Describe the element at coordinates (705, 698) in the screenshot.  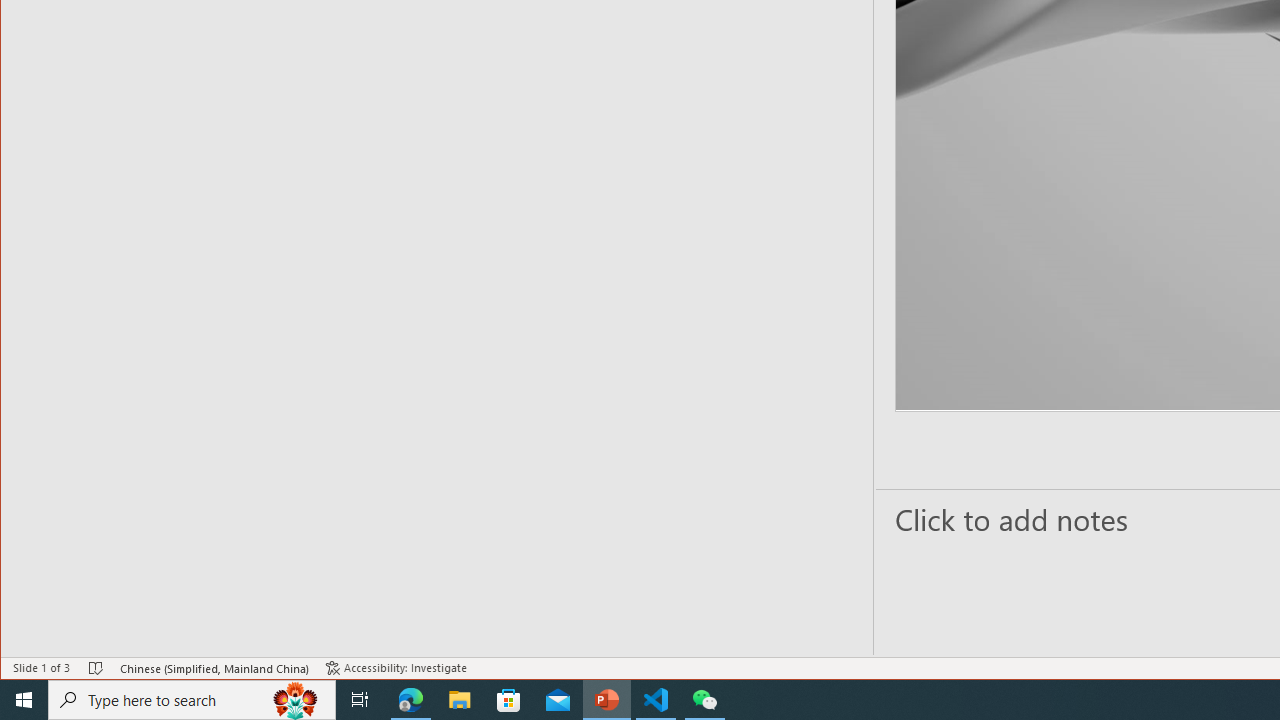
I see `'WeChat - 1 running window'` at that location.